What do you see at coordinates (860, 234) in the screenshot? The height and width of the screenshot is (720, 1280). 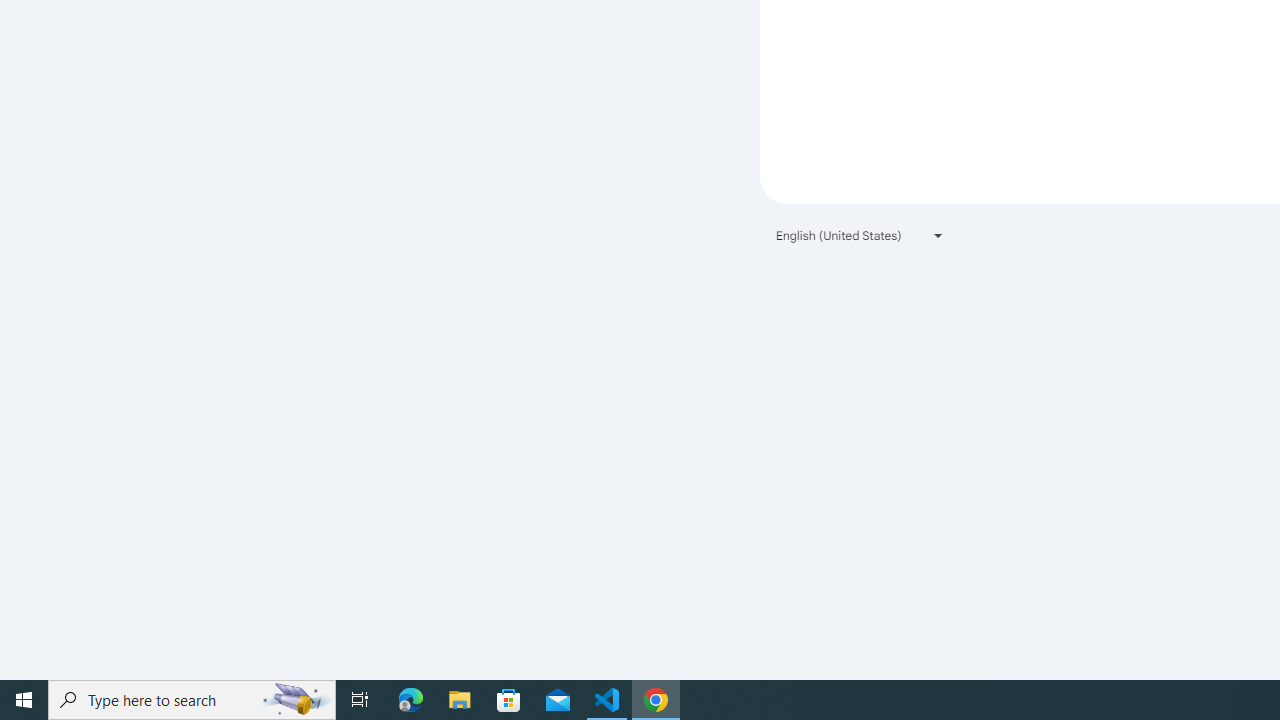 I see `'English (United States)'` at bounding box center [860, 234].